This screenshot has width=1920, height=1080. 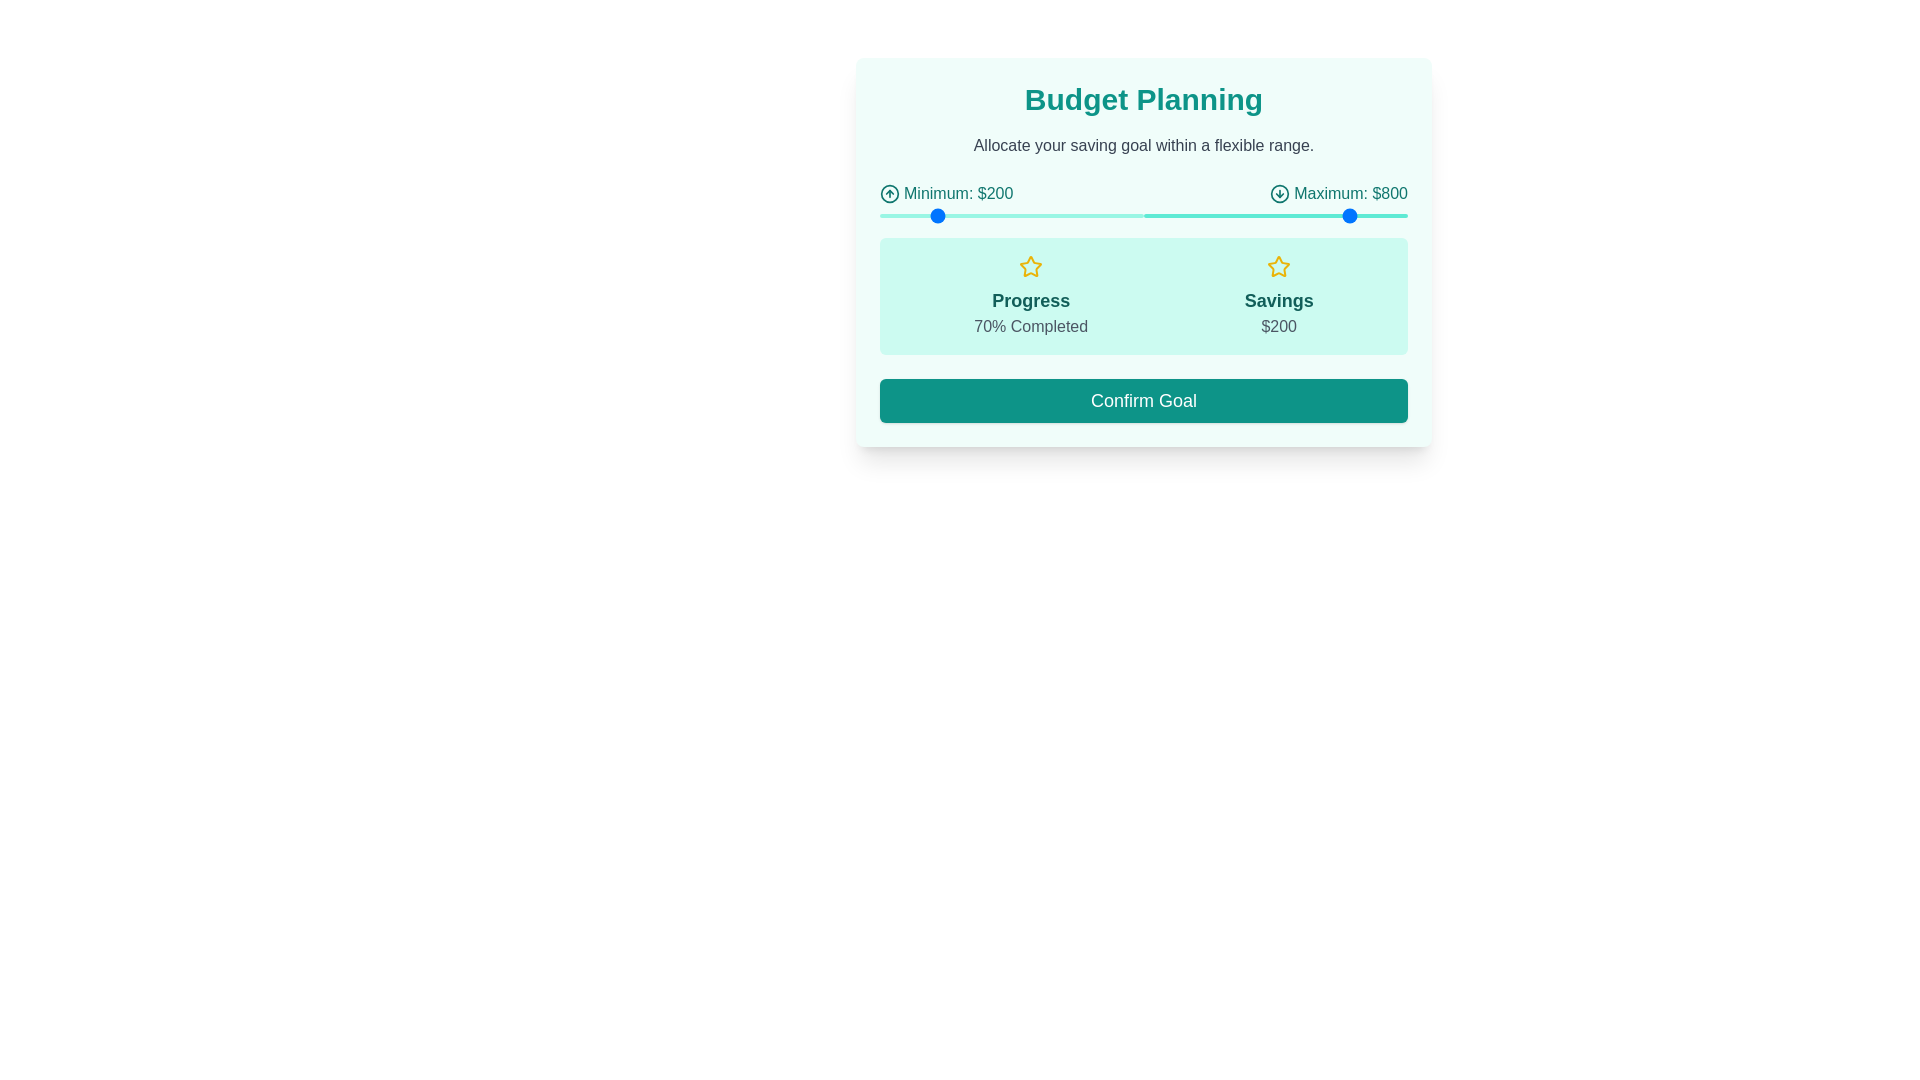 What do you see at coordinates (1280, 193) in the screenshot?
I see `the Icon or Toggle Button located to the left of the 'Maximum: $800' label, which serves as an indicator or dropdown toggle for maximum value interaction` at bounding box center [1280, 193].